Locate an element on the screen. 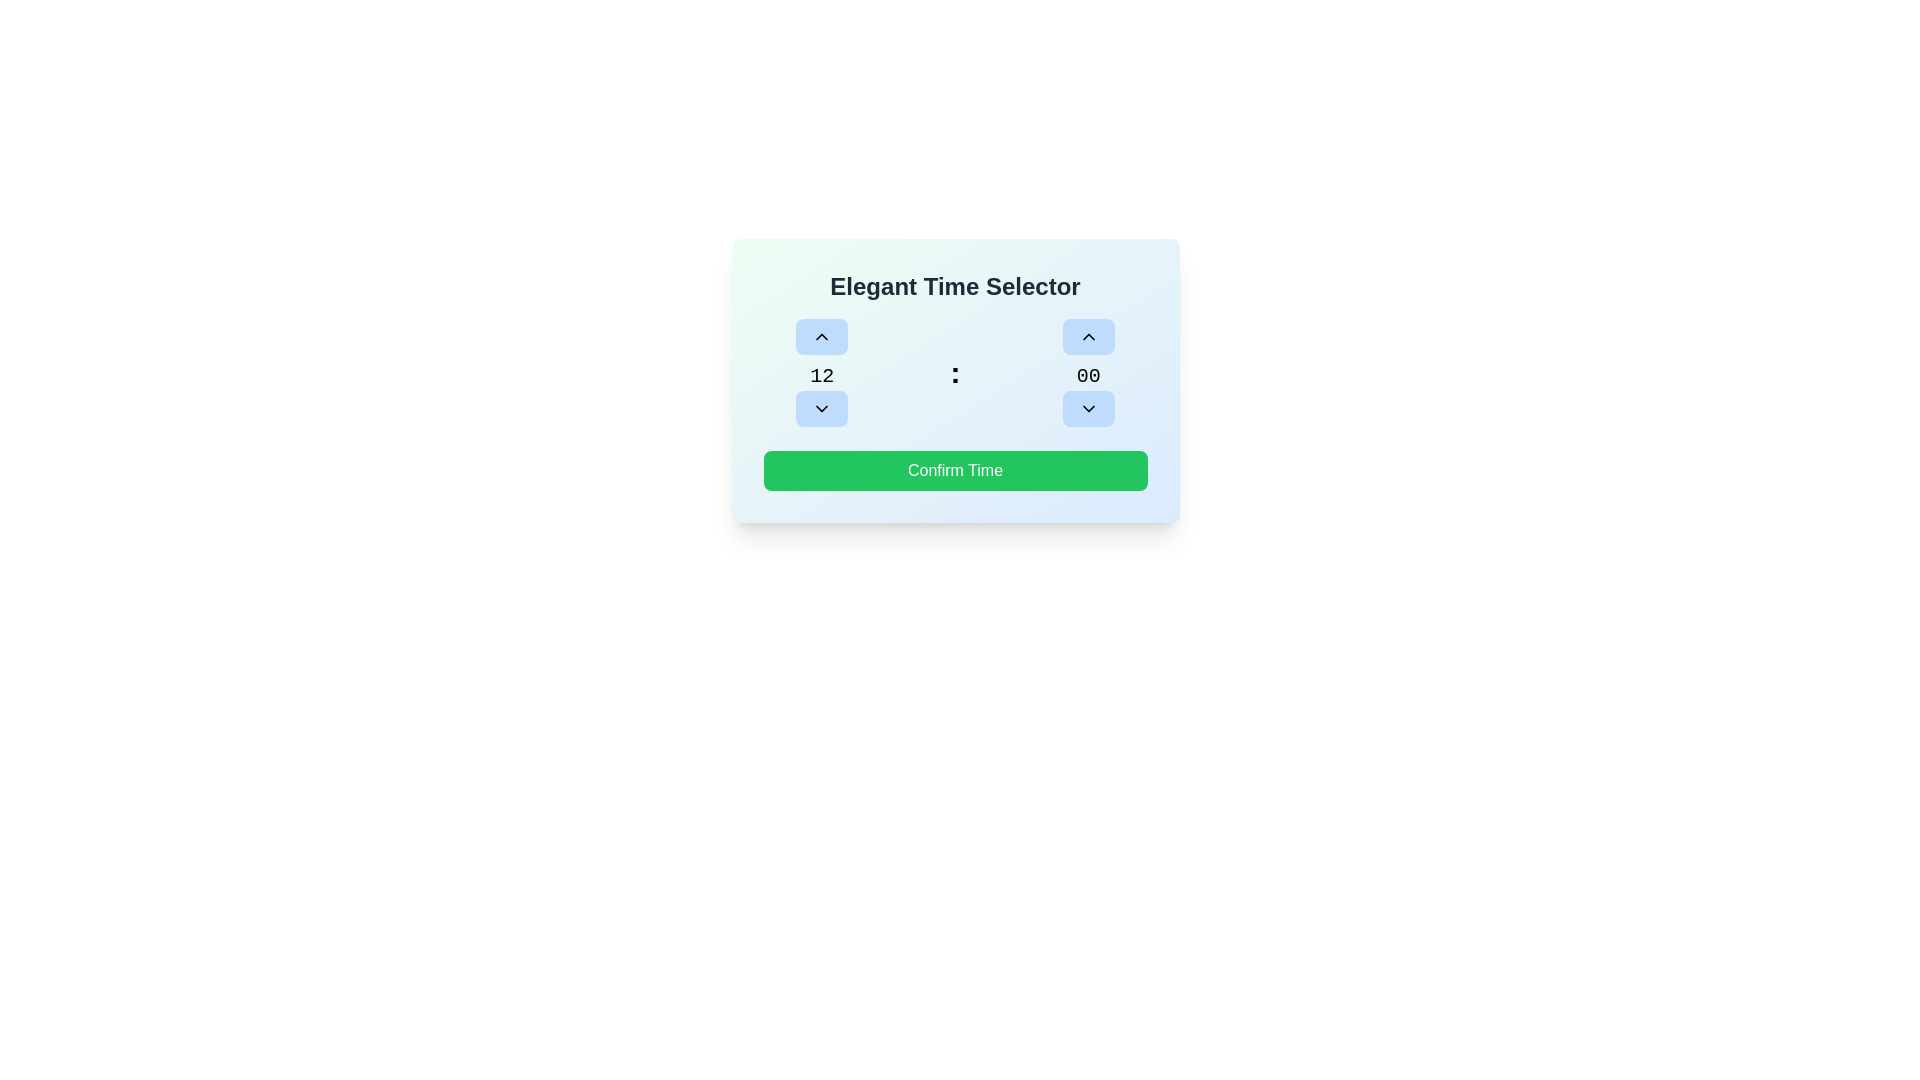  the numerical value display element that indicates minutes in a time selector interface, positioned centrally between an upward and downward arrow is located at coordinates (1087, 377).